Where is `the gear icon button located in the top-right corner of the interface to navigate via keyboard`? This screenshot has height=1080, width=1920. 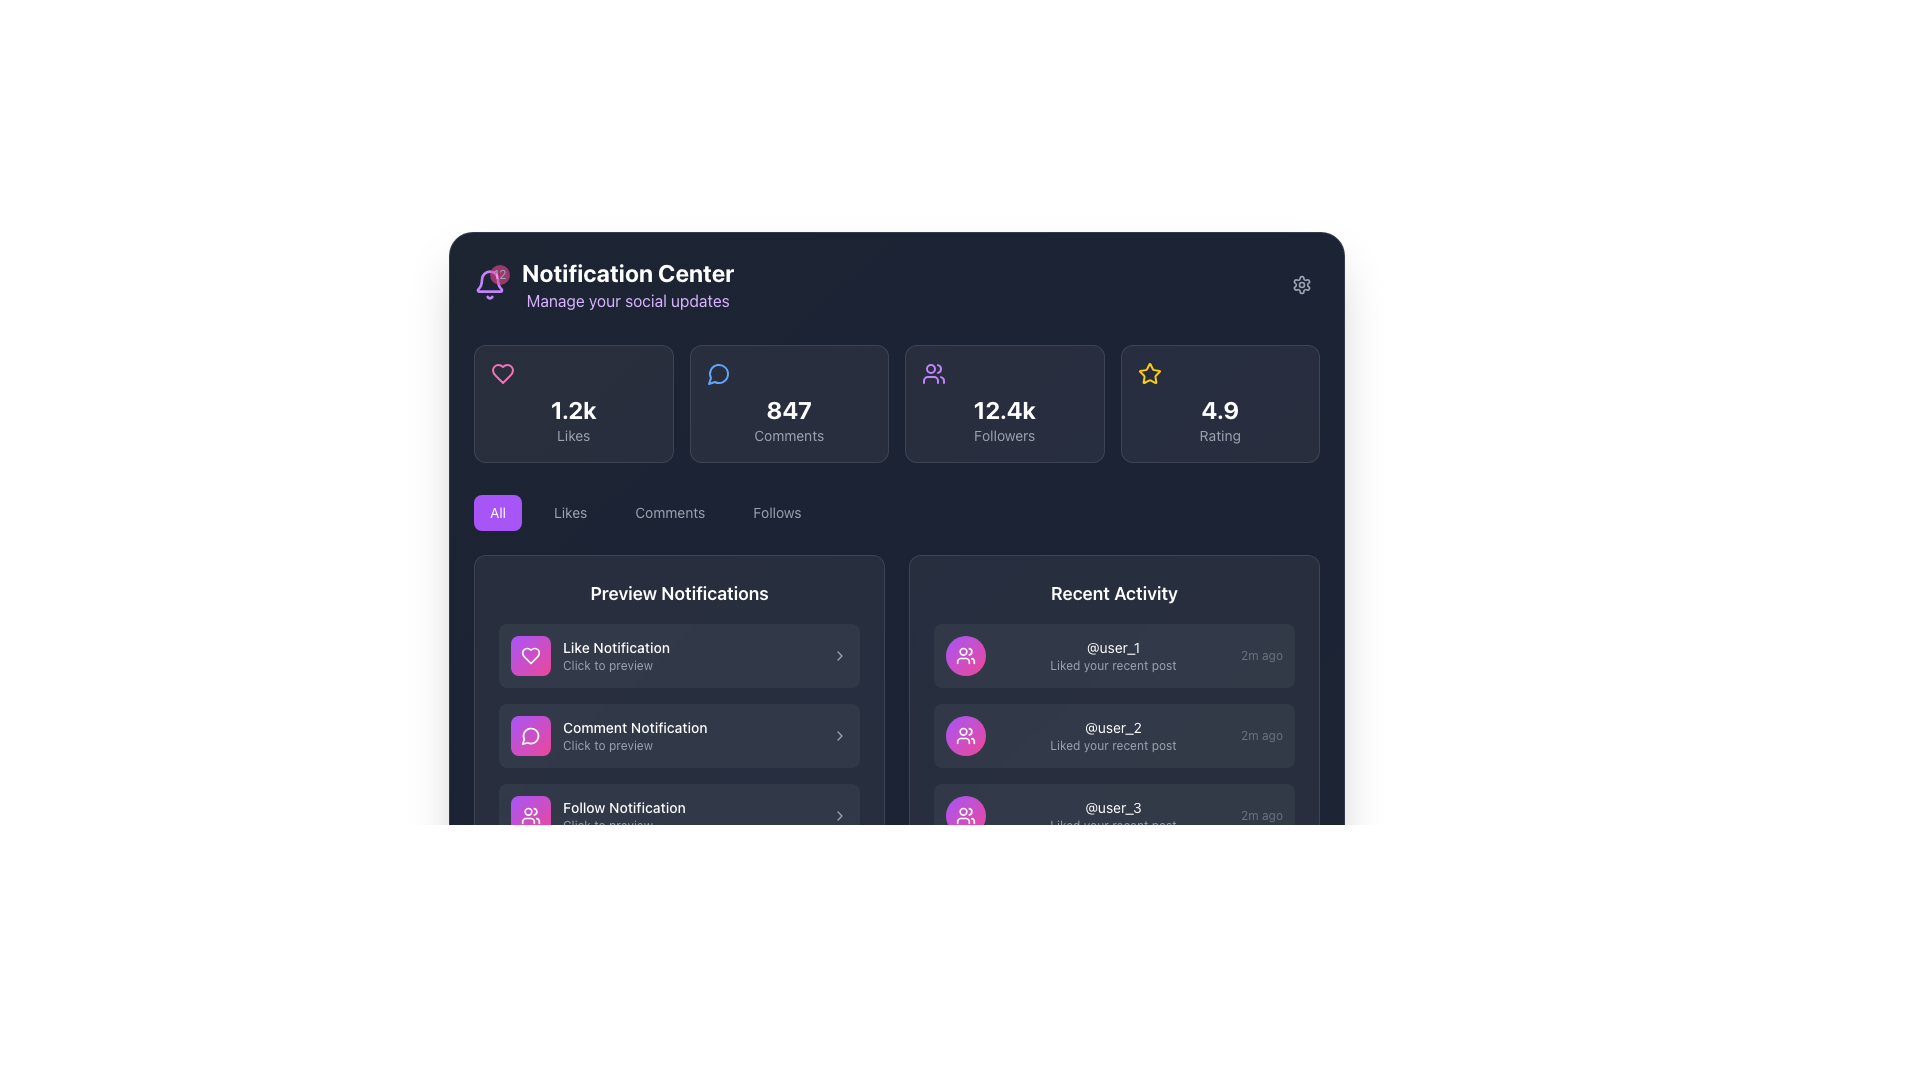
the gear icon button located in the top-right corner of the interface to navigate via keyboard is located at coordinates (1301, 285).